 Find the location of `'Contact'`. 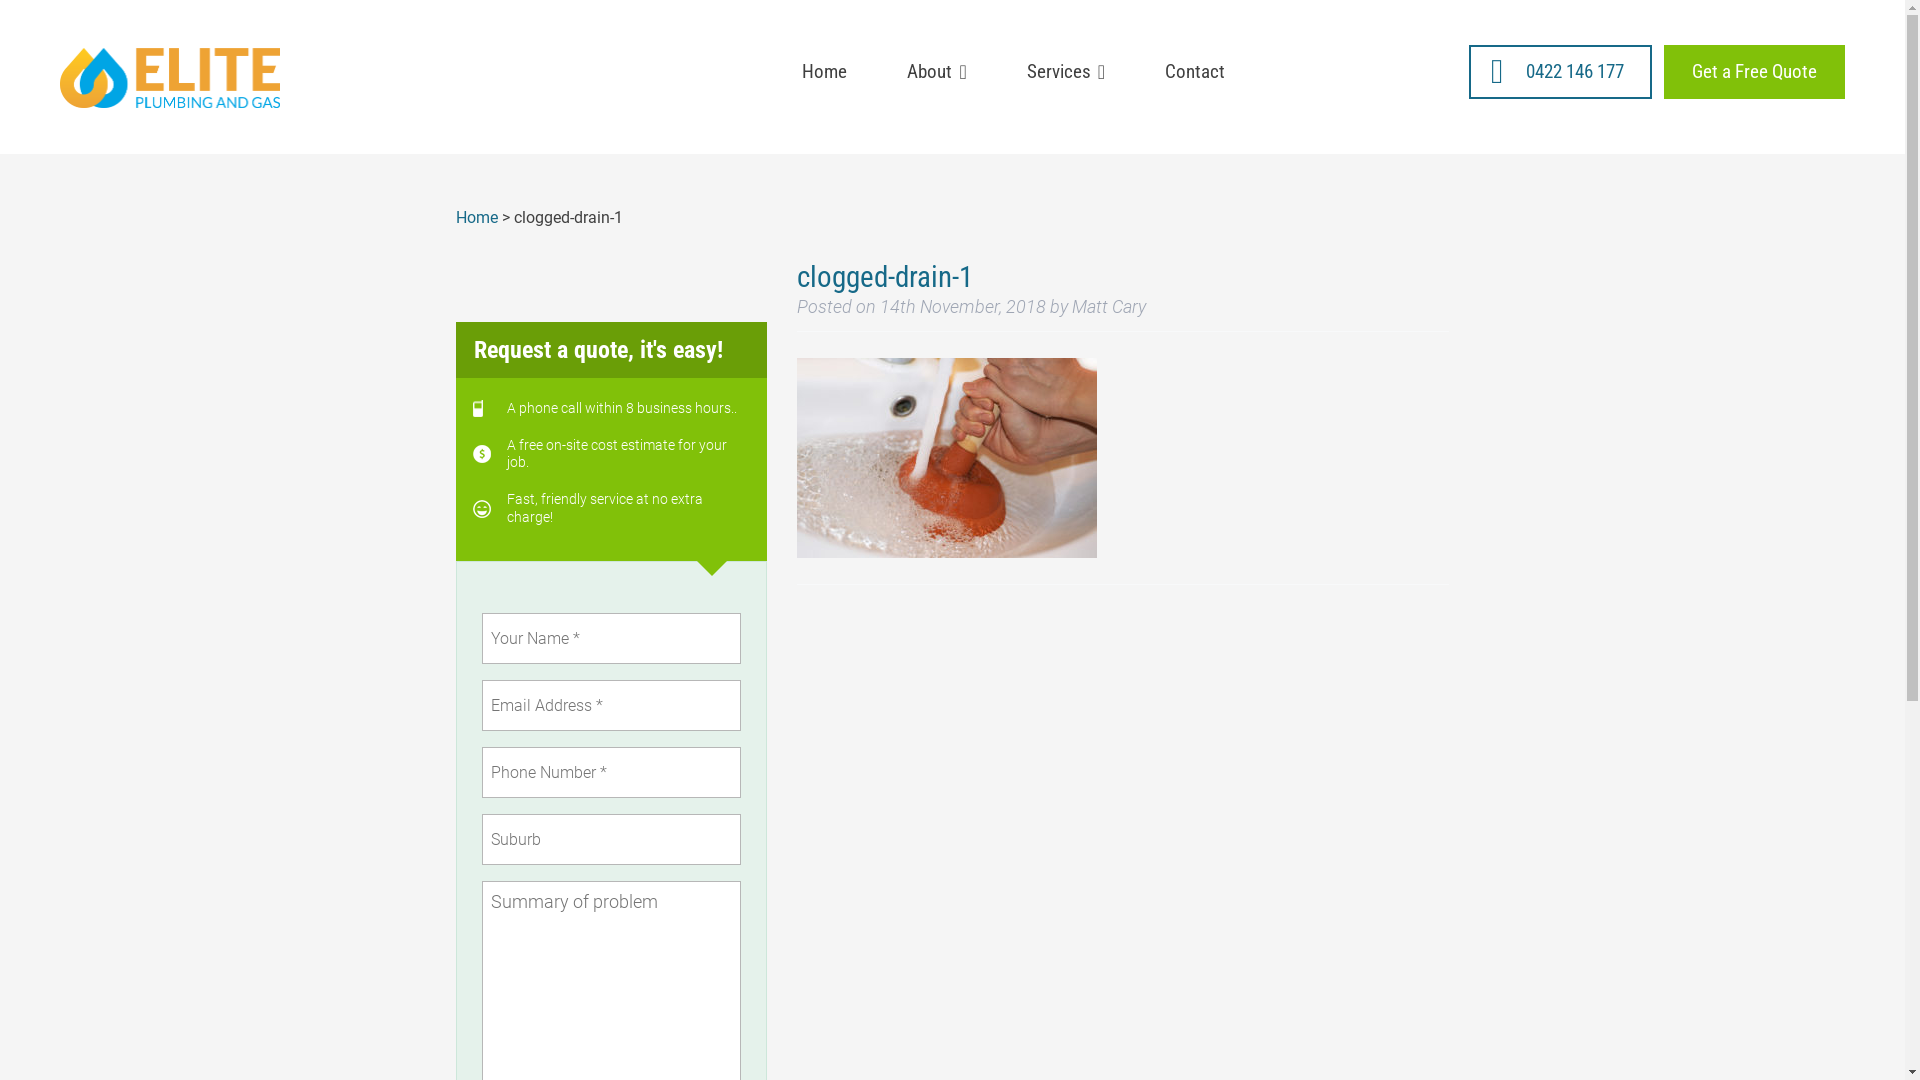

'Contact' is located at coordinates (1195, 71).